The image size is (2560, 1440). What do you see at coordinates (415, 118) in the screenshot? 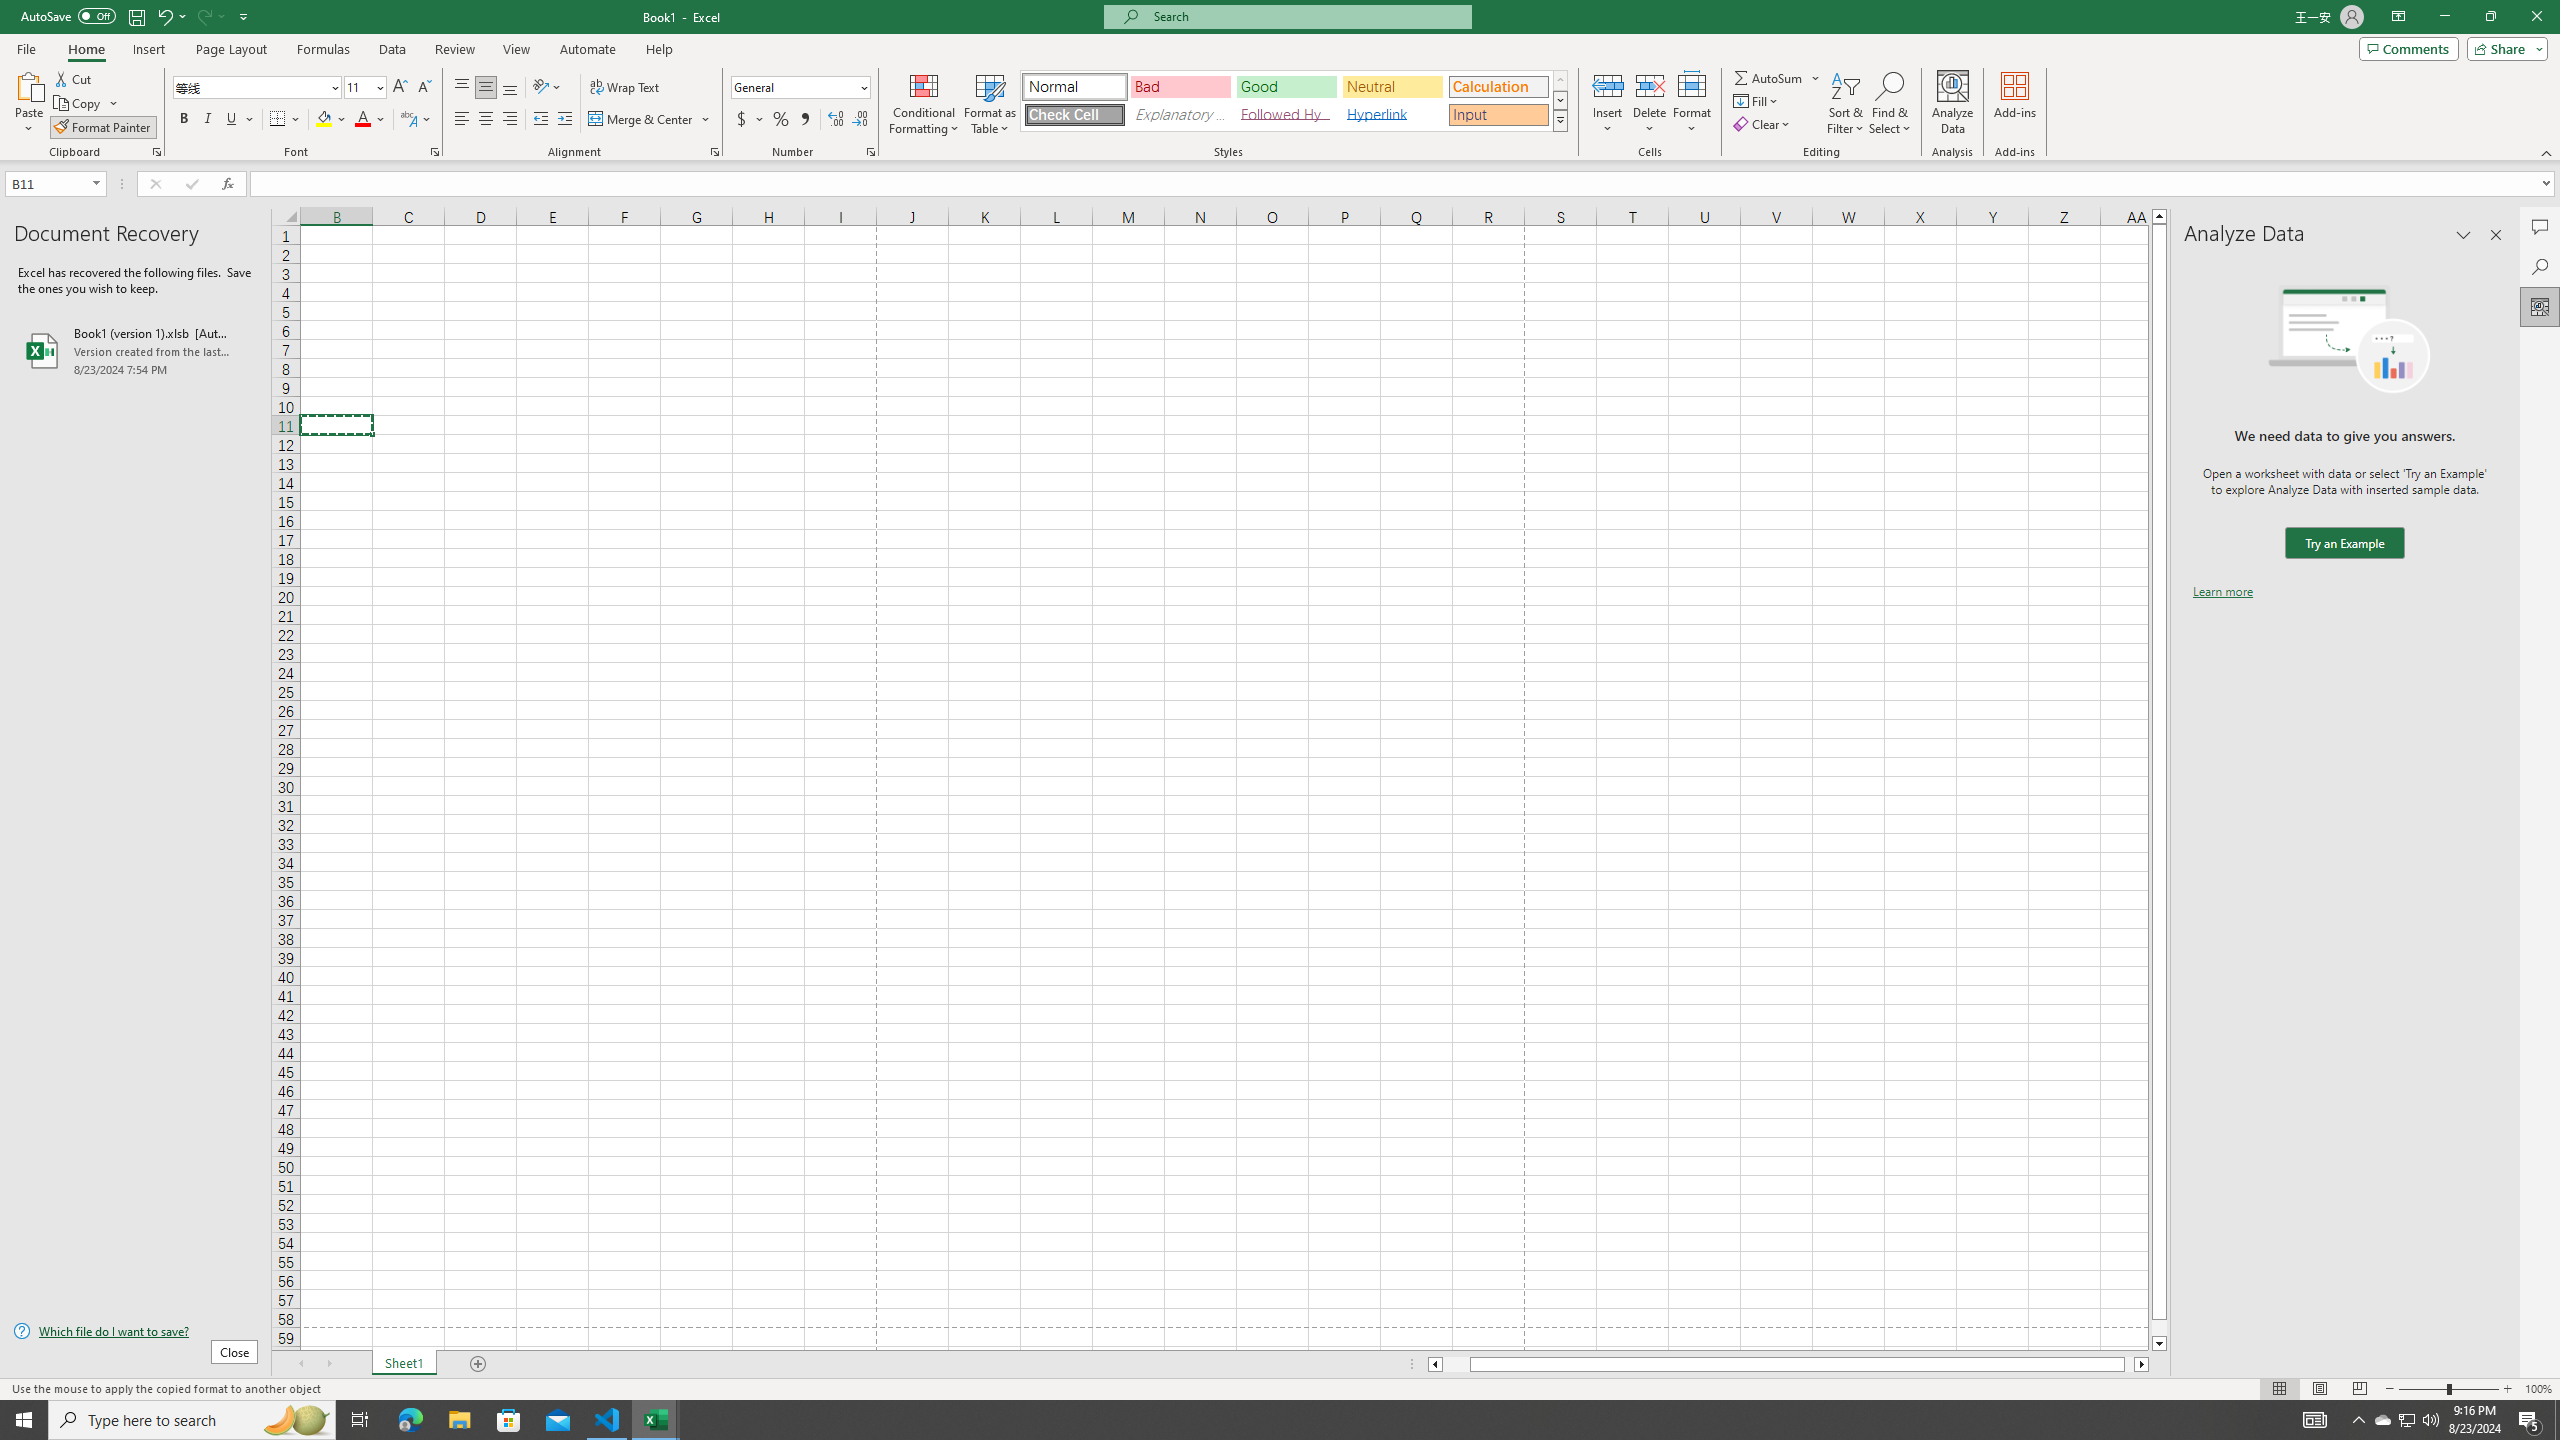
I see `'Show Phonetic Field'` at bounding box center [415, 118].